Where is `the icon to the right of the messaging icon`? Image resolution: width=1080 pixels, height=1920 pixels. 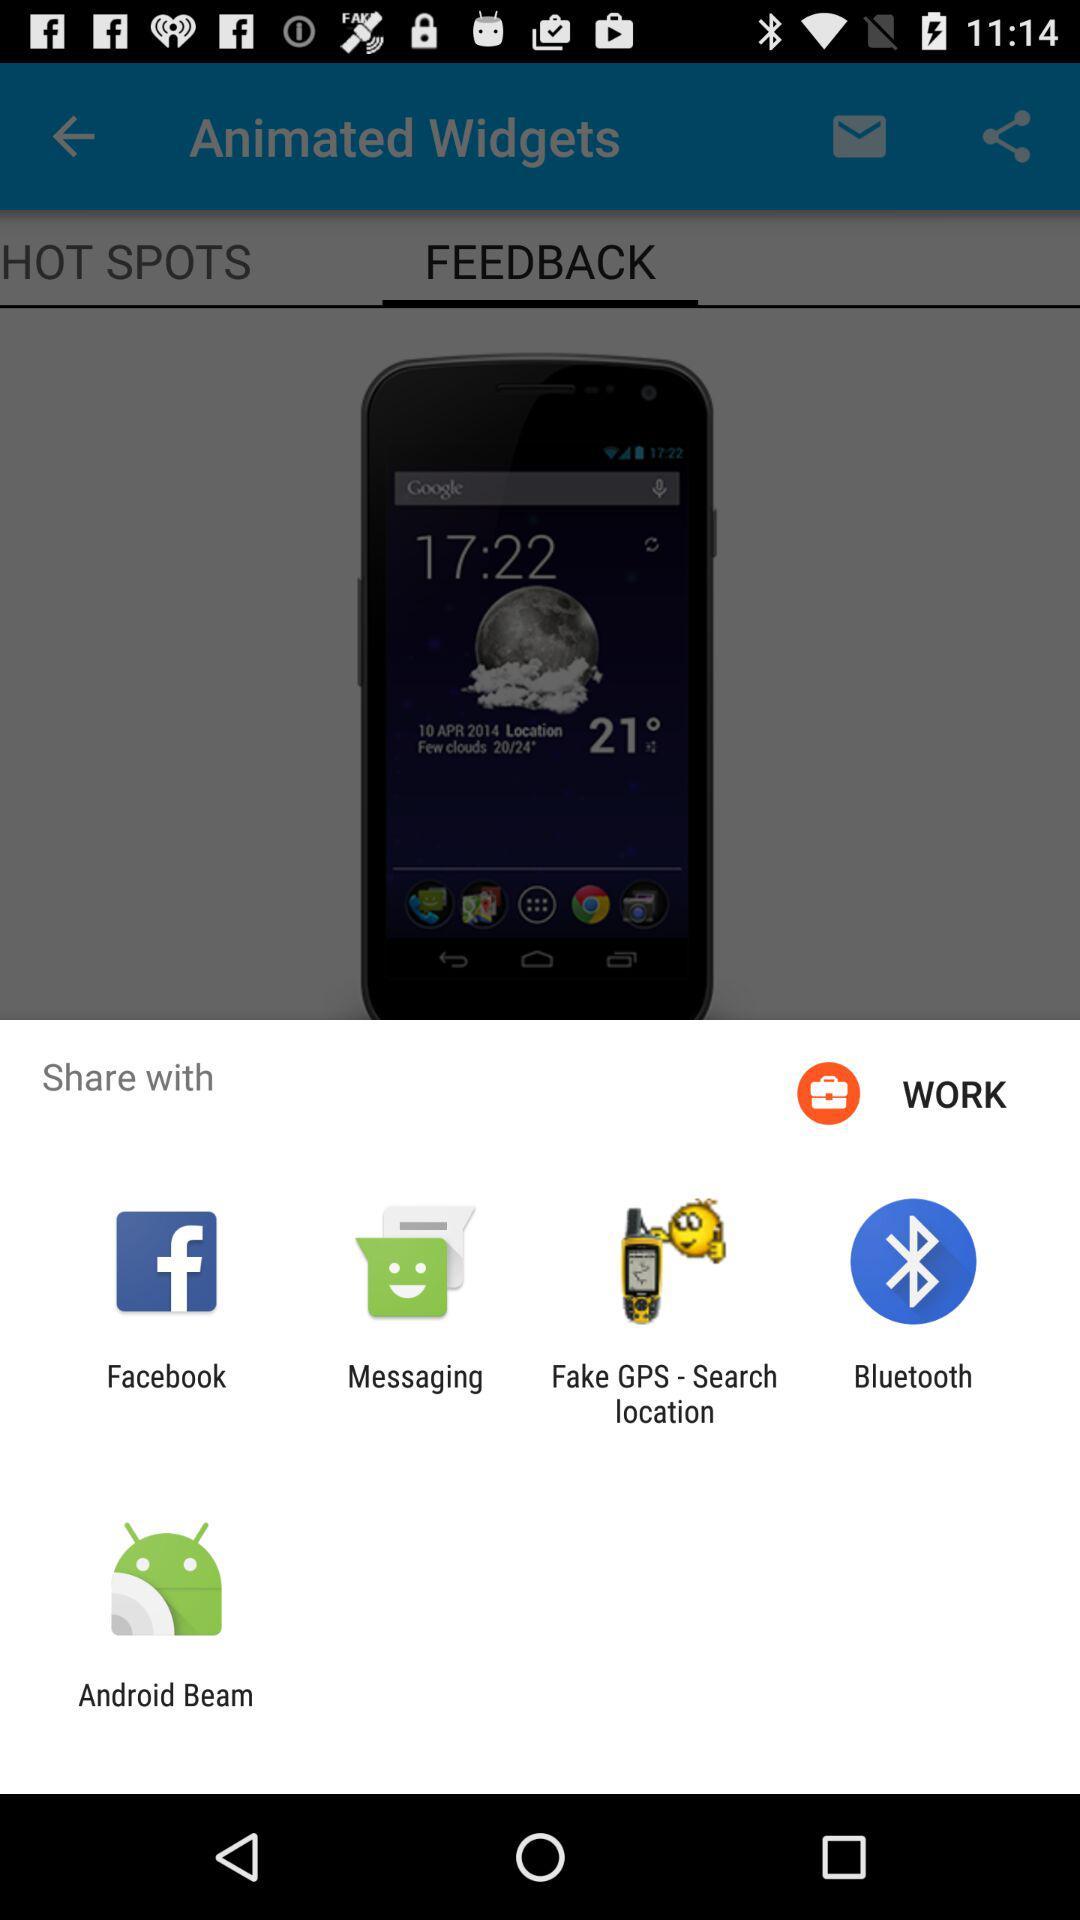 the icon to the right of the messaging icon is located at coordinates (664, 1392).